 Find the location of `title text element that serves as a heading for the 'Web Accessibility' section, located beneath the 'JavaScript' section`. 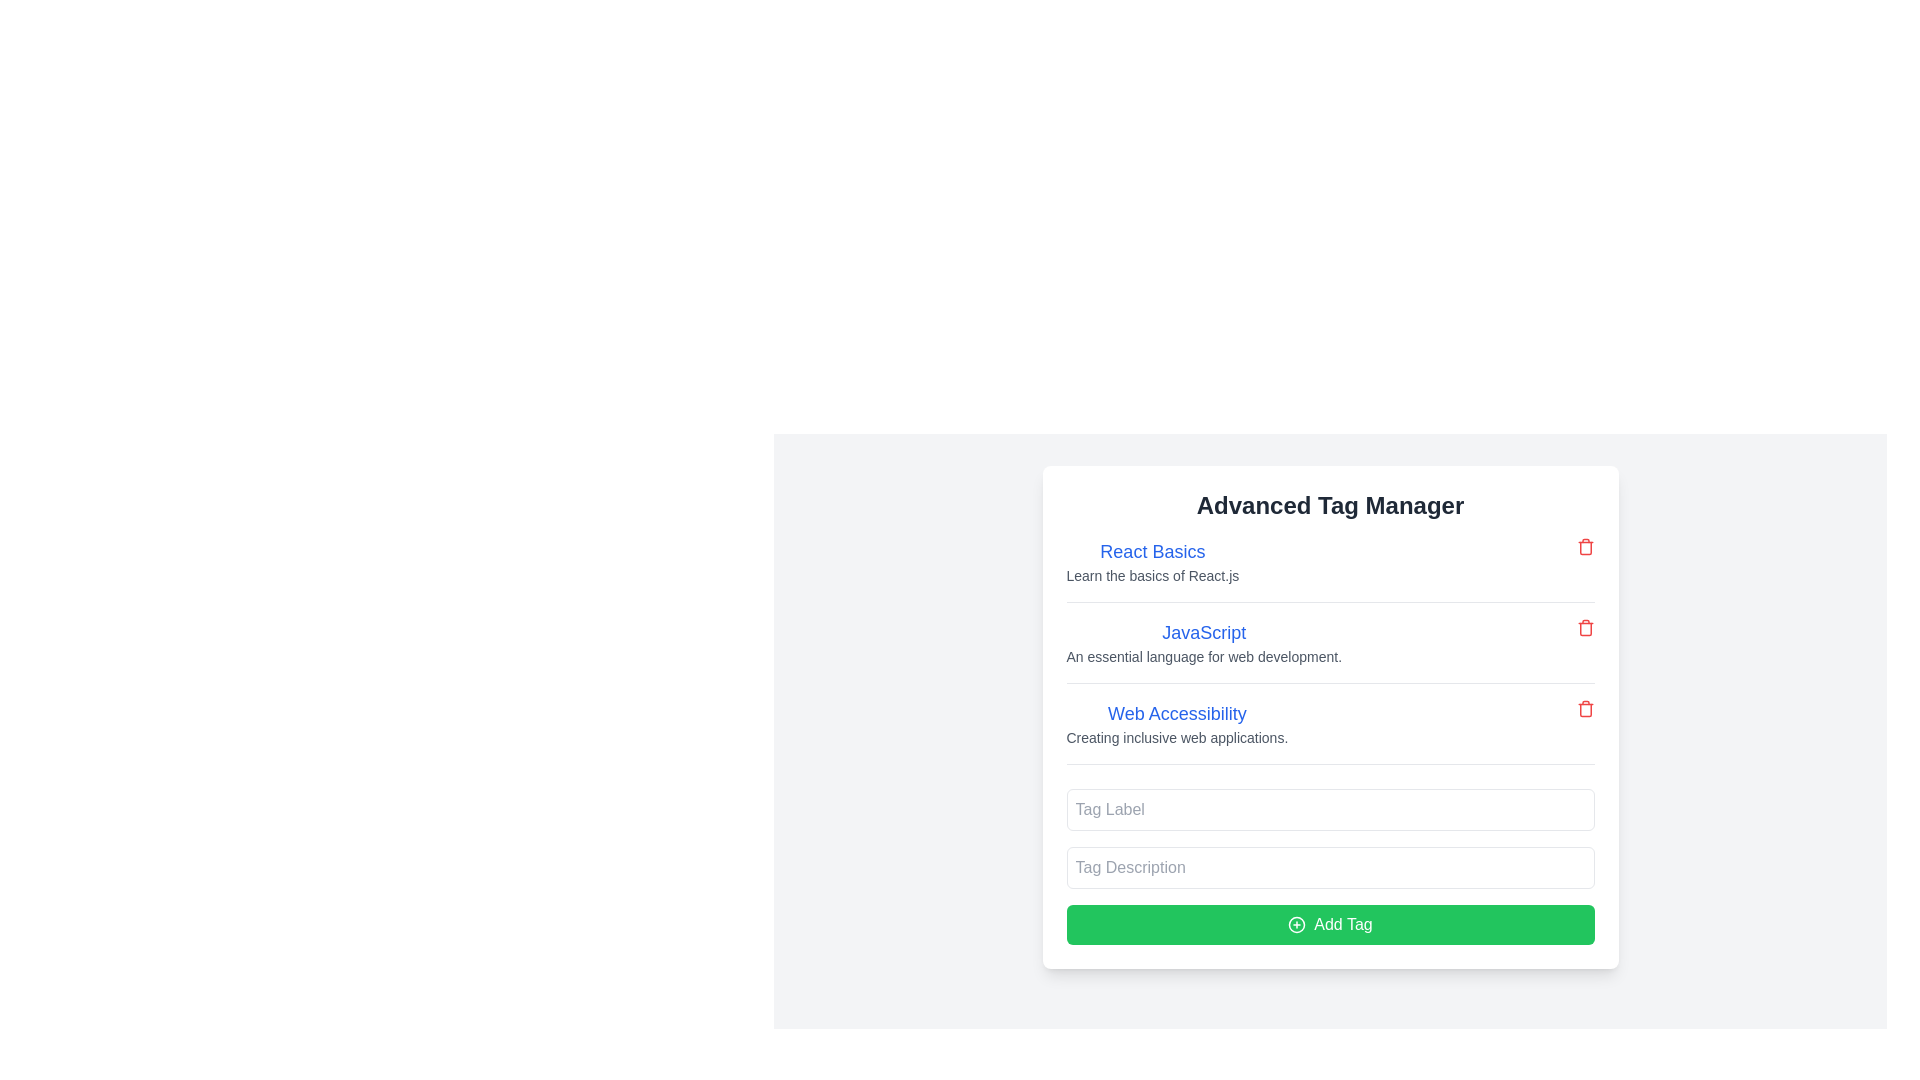

title text element that serves as a heading for the 'Web Accessibility' section, located beneath the 'JavaScript' section is located at coordinates (1177, 712).